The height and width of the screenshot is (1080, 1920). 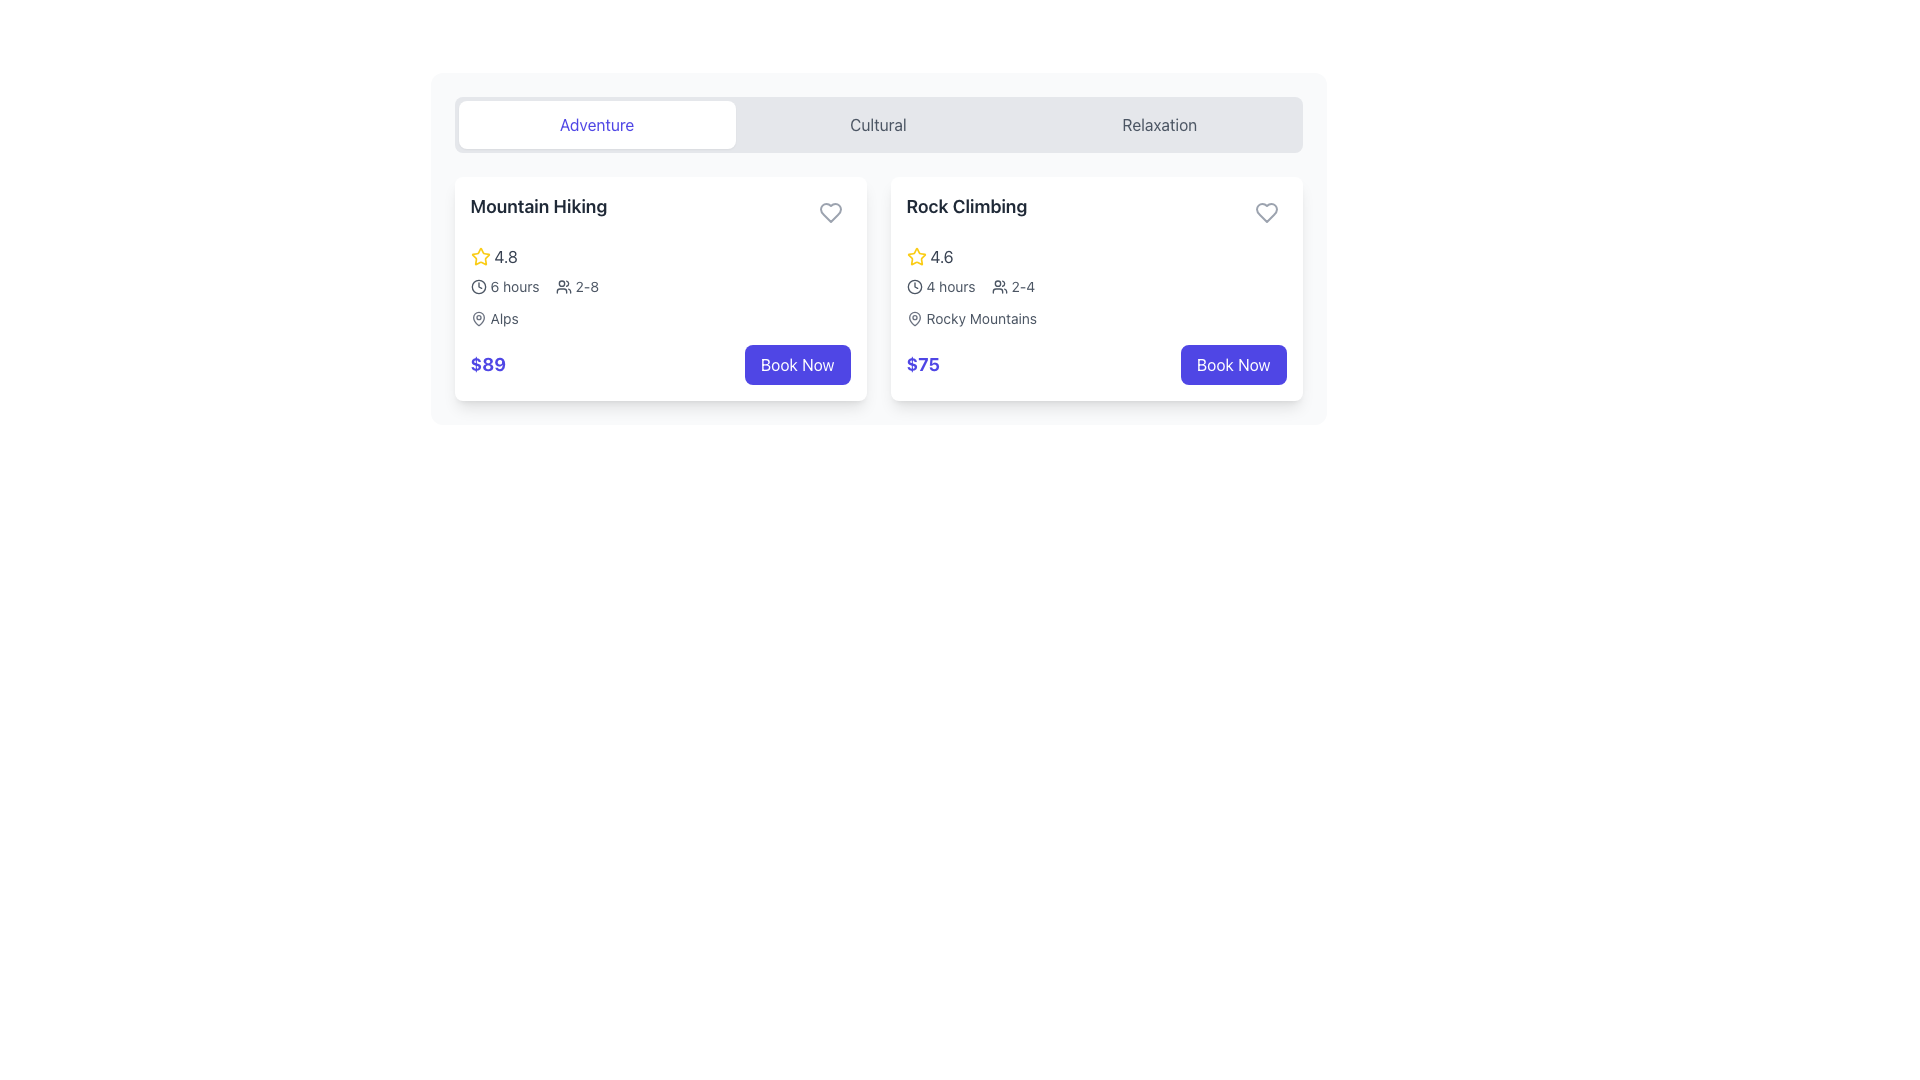 I want to click on text '6 hours' located in the Mountain Hiking section, positioned below the '4.8' rating and above the '2-8' group size details, so click(x=504, y=286).